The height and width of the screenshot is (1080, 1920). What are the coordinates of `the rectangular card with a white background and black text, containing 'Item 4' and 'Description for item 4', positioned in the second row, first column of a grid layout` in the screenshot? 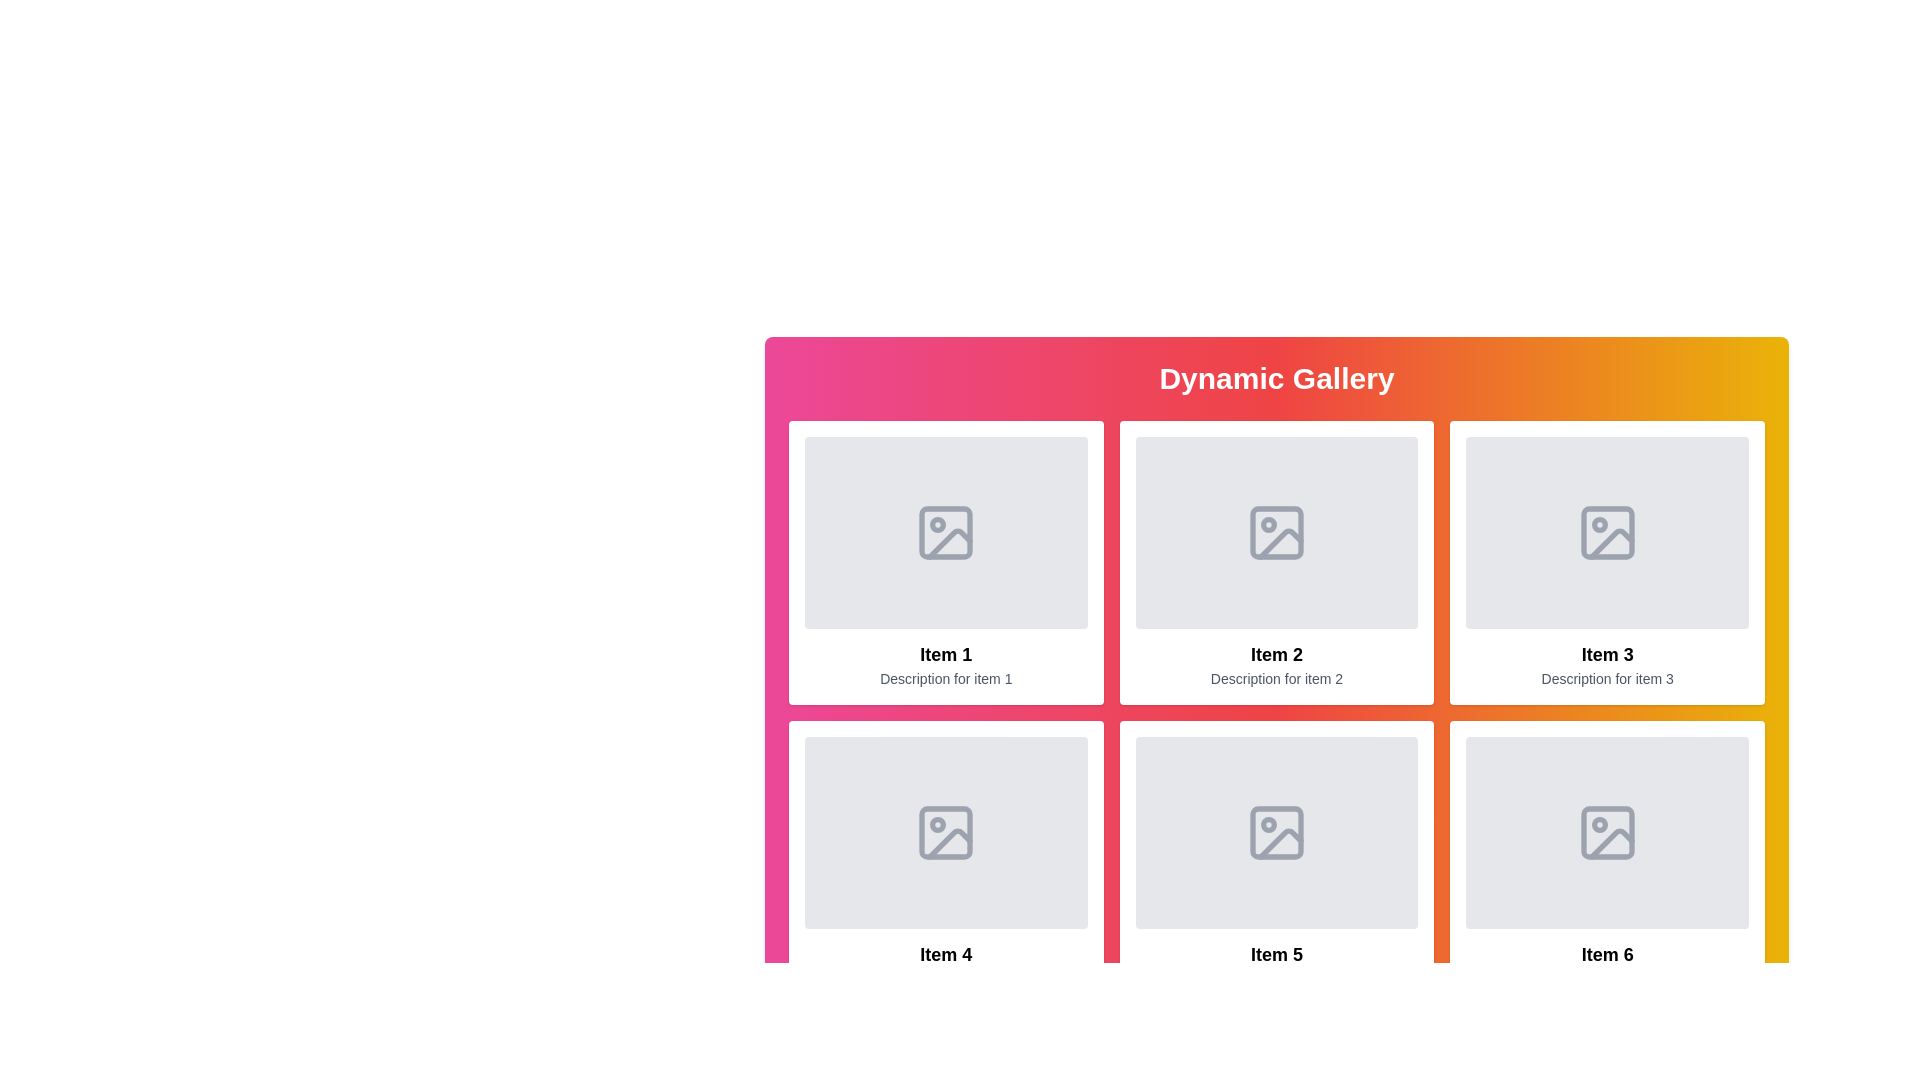 It's located at (945, 862).